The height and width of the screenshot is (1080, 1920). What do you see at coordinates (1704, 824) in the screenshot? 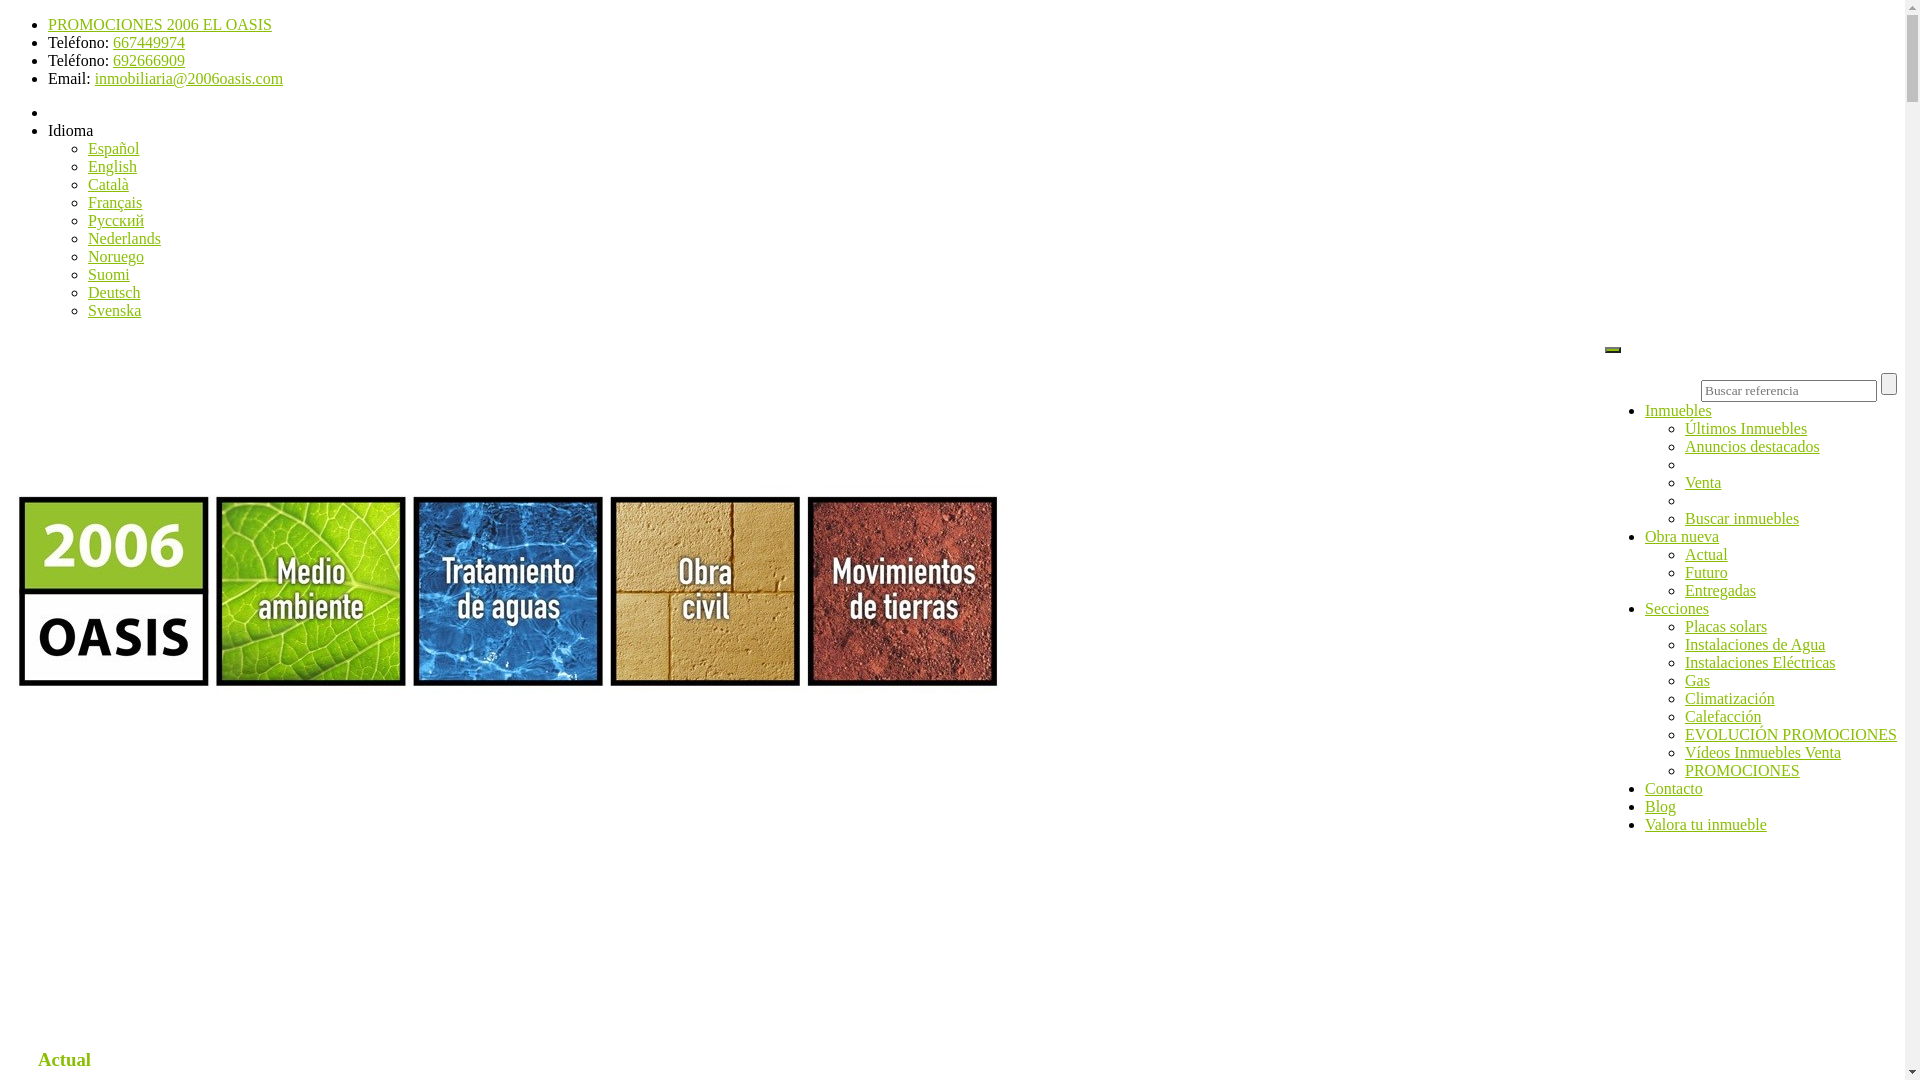
I see `'Valora tu inmueble'` at bounding box center [1704, 824].